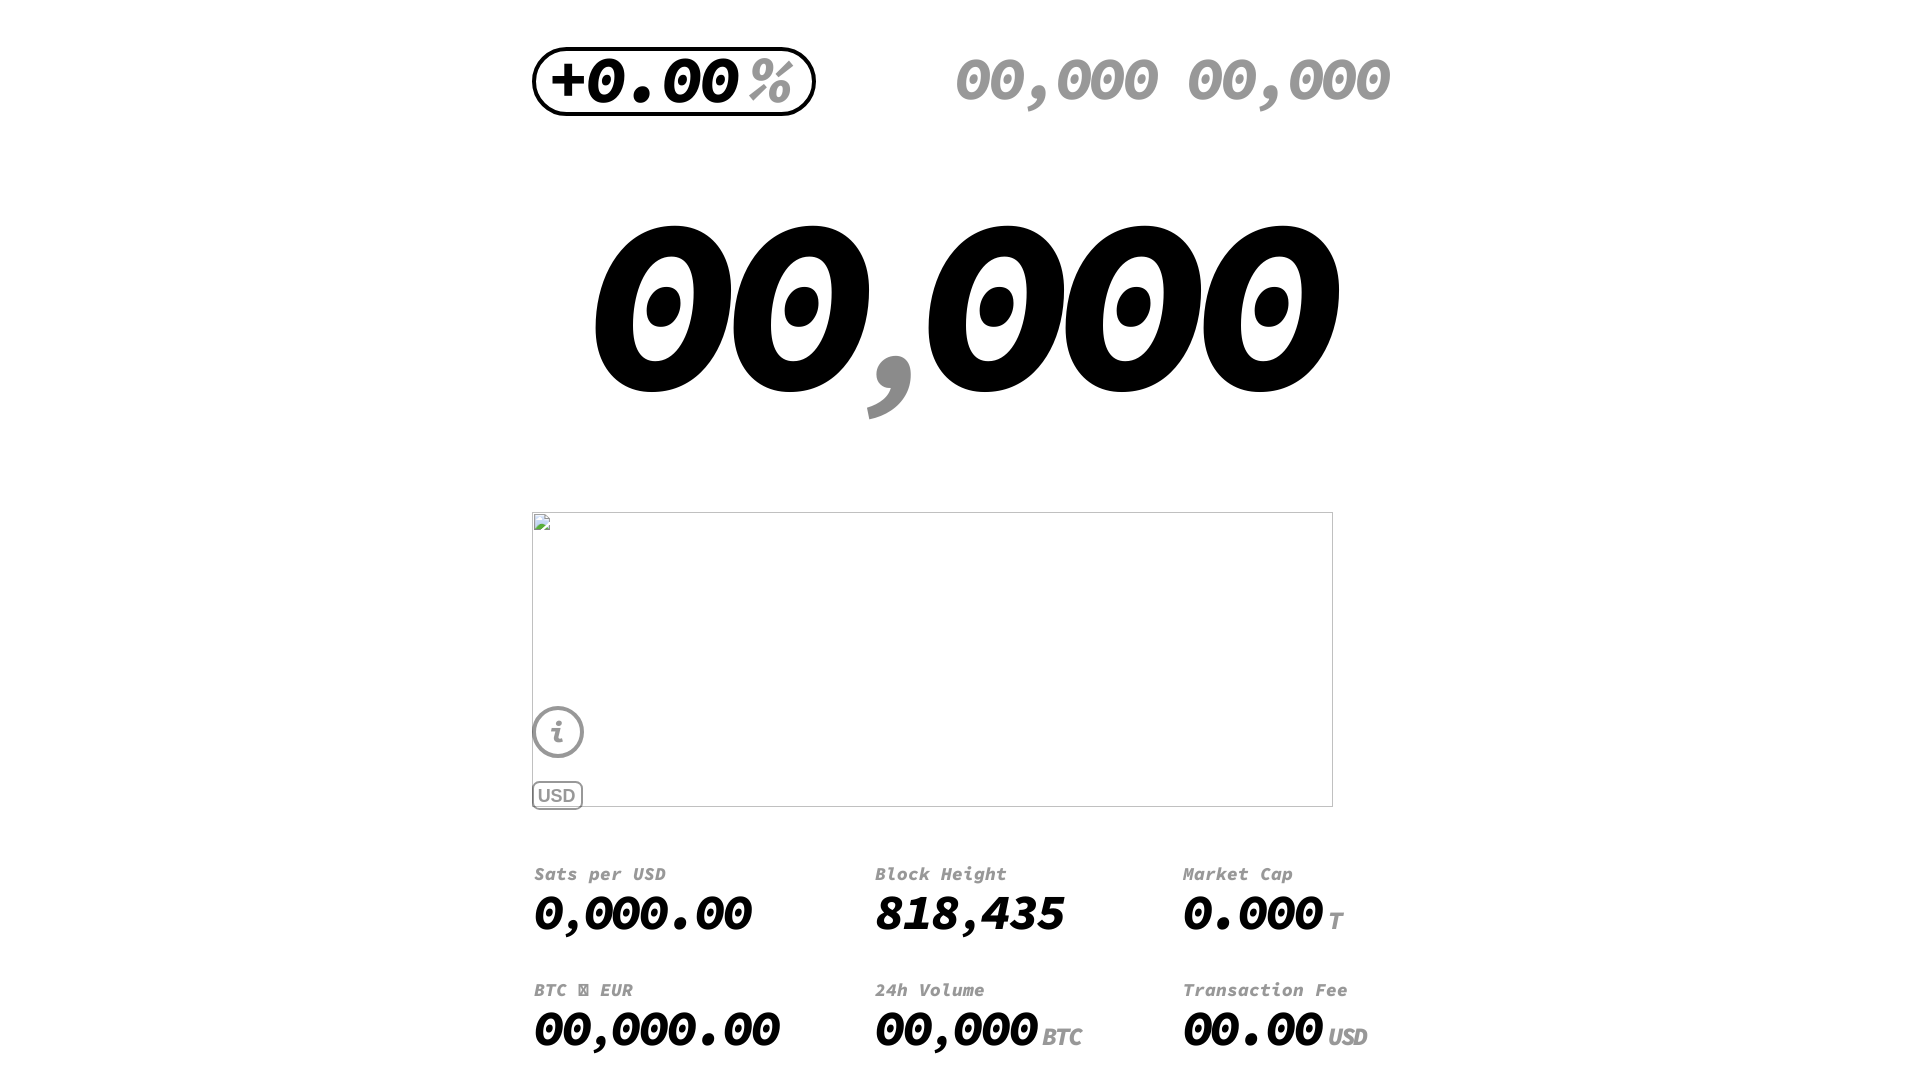 The width and height of the screenshot is (1920, 1080). Describe the element at coordinates (557, 732) in the screenshot. I see `'i'` at that location.